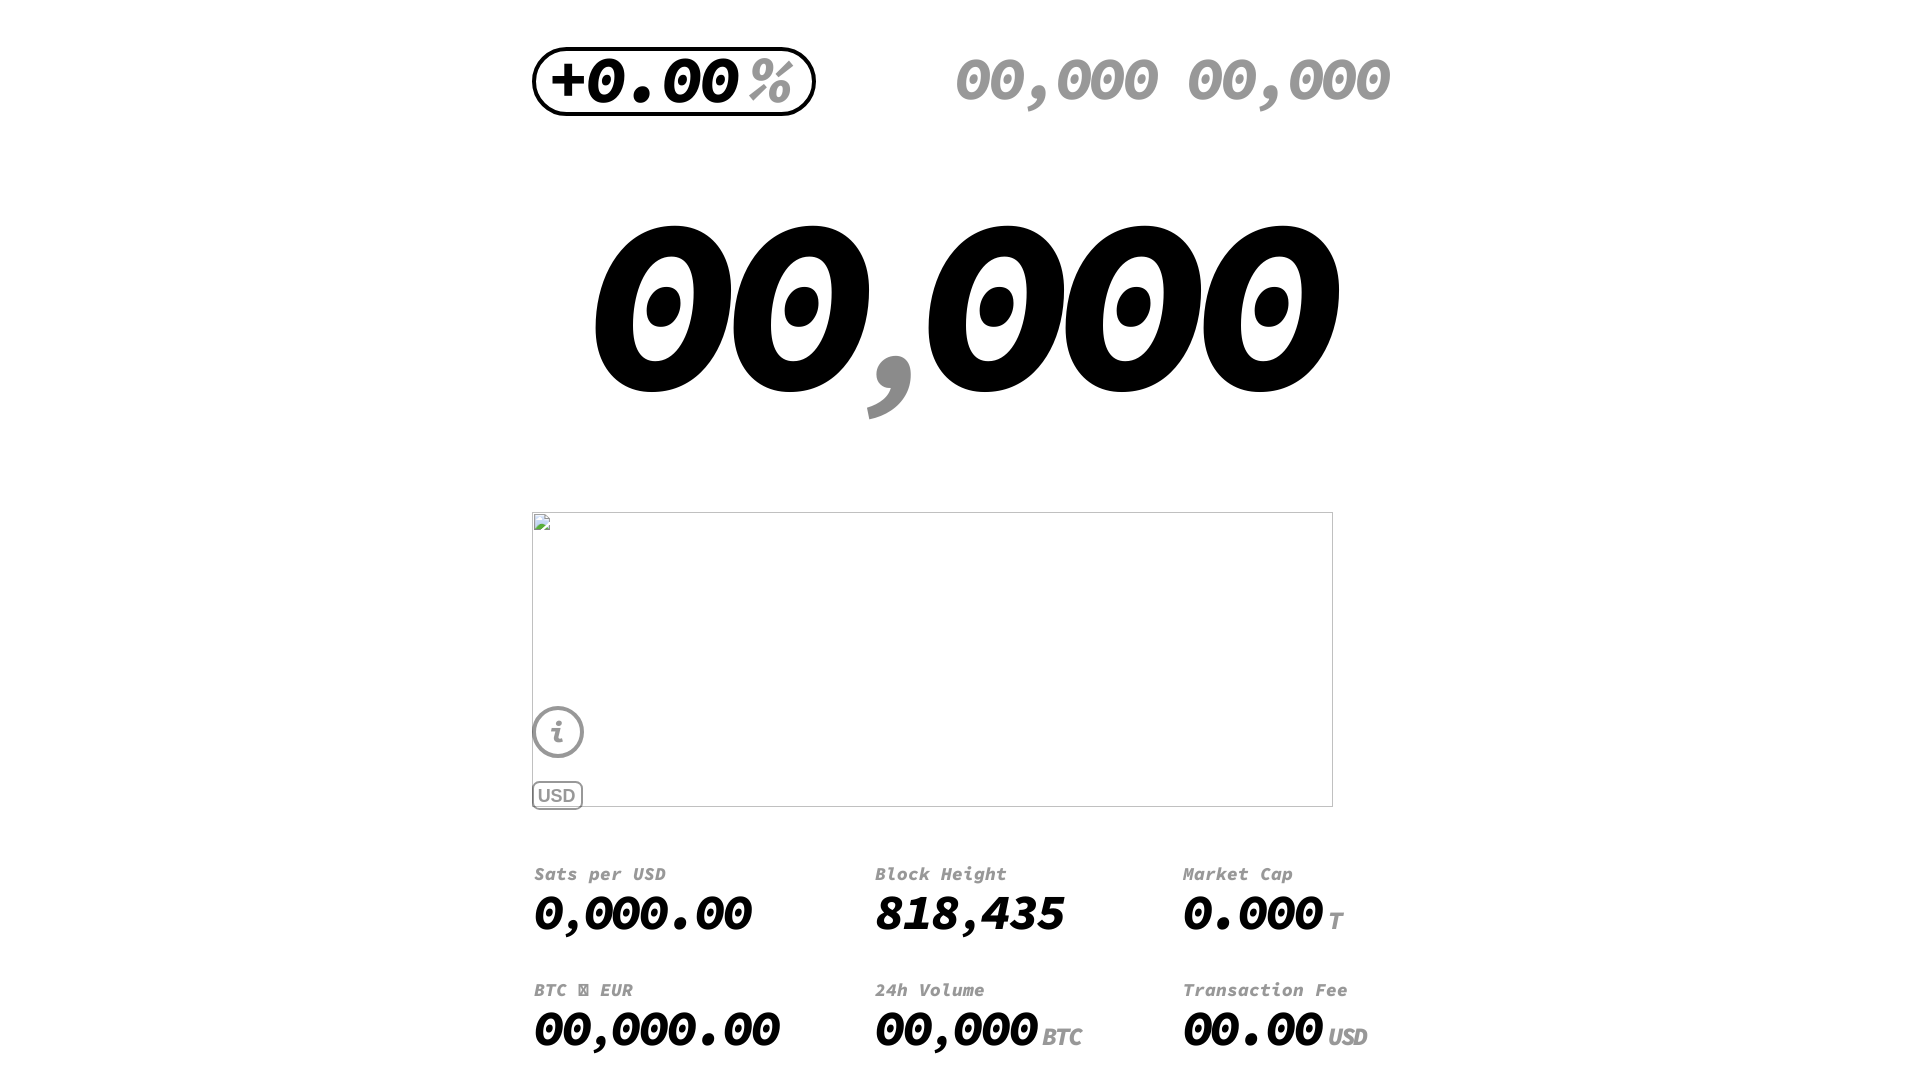 The width and height of the screenshot is (1920, 1080). Describe the element at coordinates (557, 732) in the screenshot. I see `'i'` at that location.